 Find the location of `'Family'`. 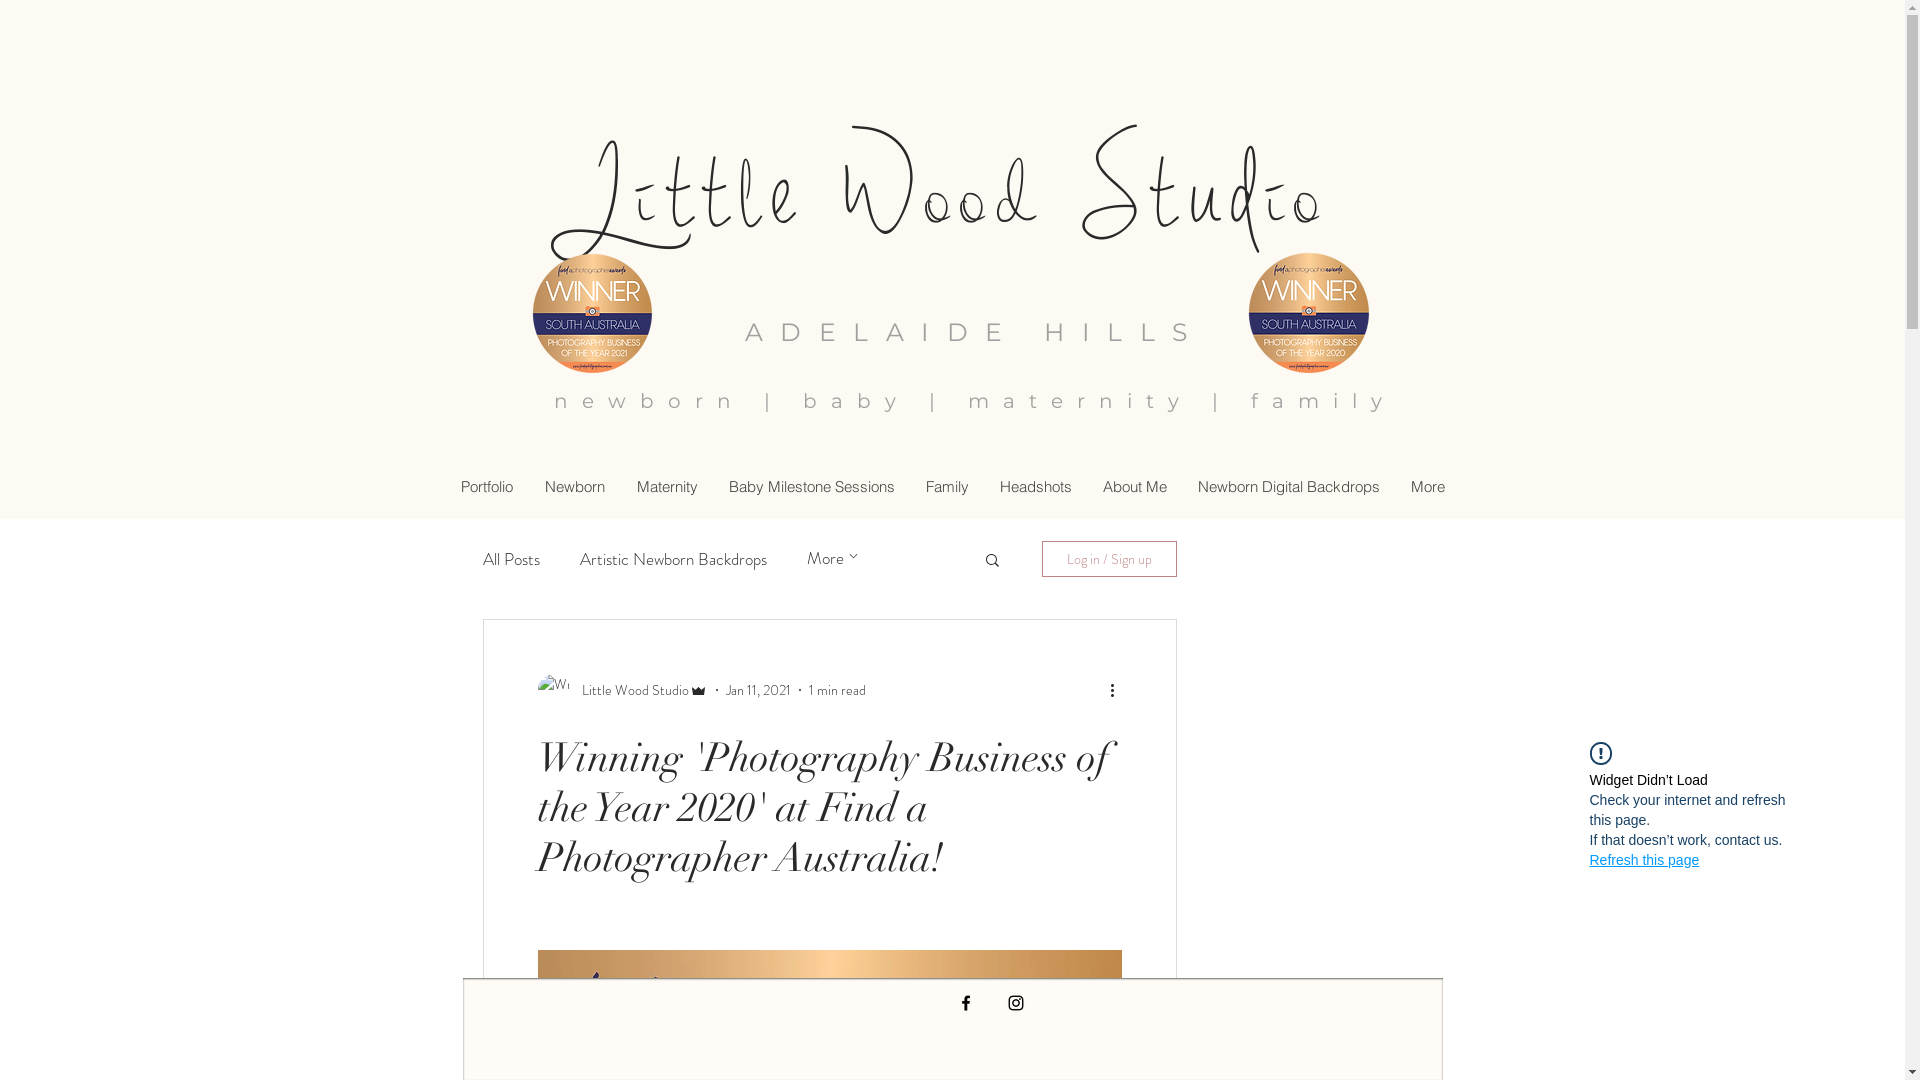

'Family' is located at coordinates (945, 486).